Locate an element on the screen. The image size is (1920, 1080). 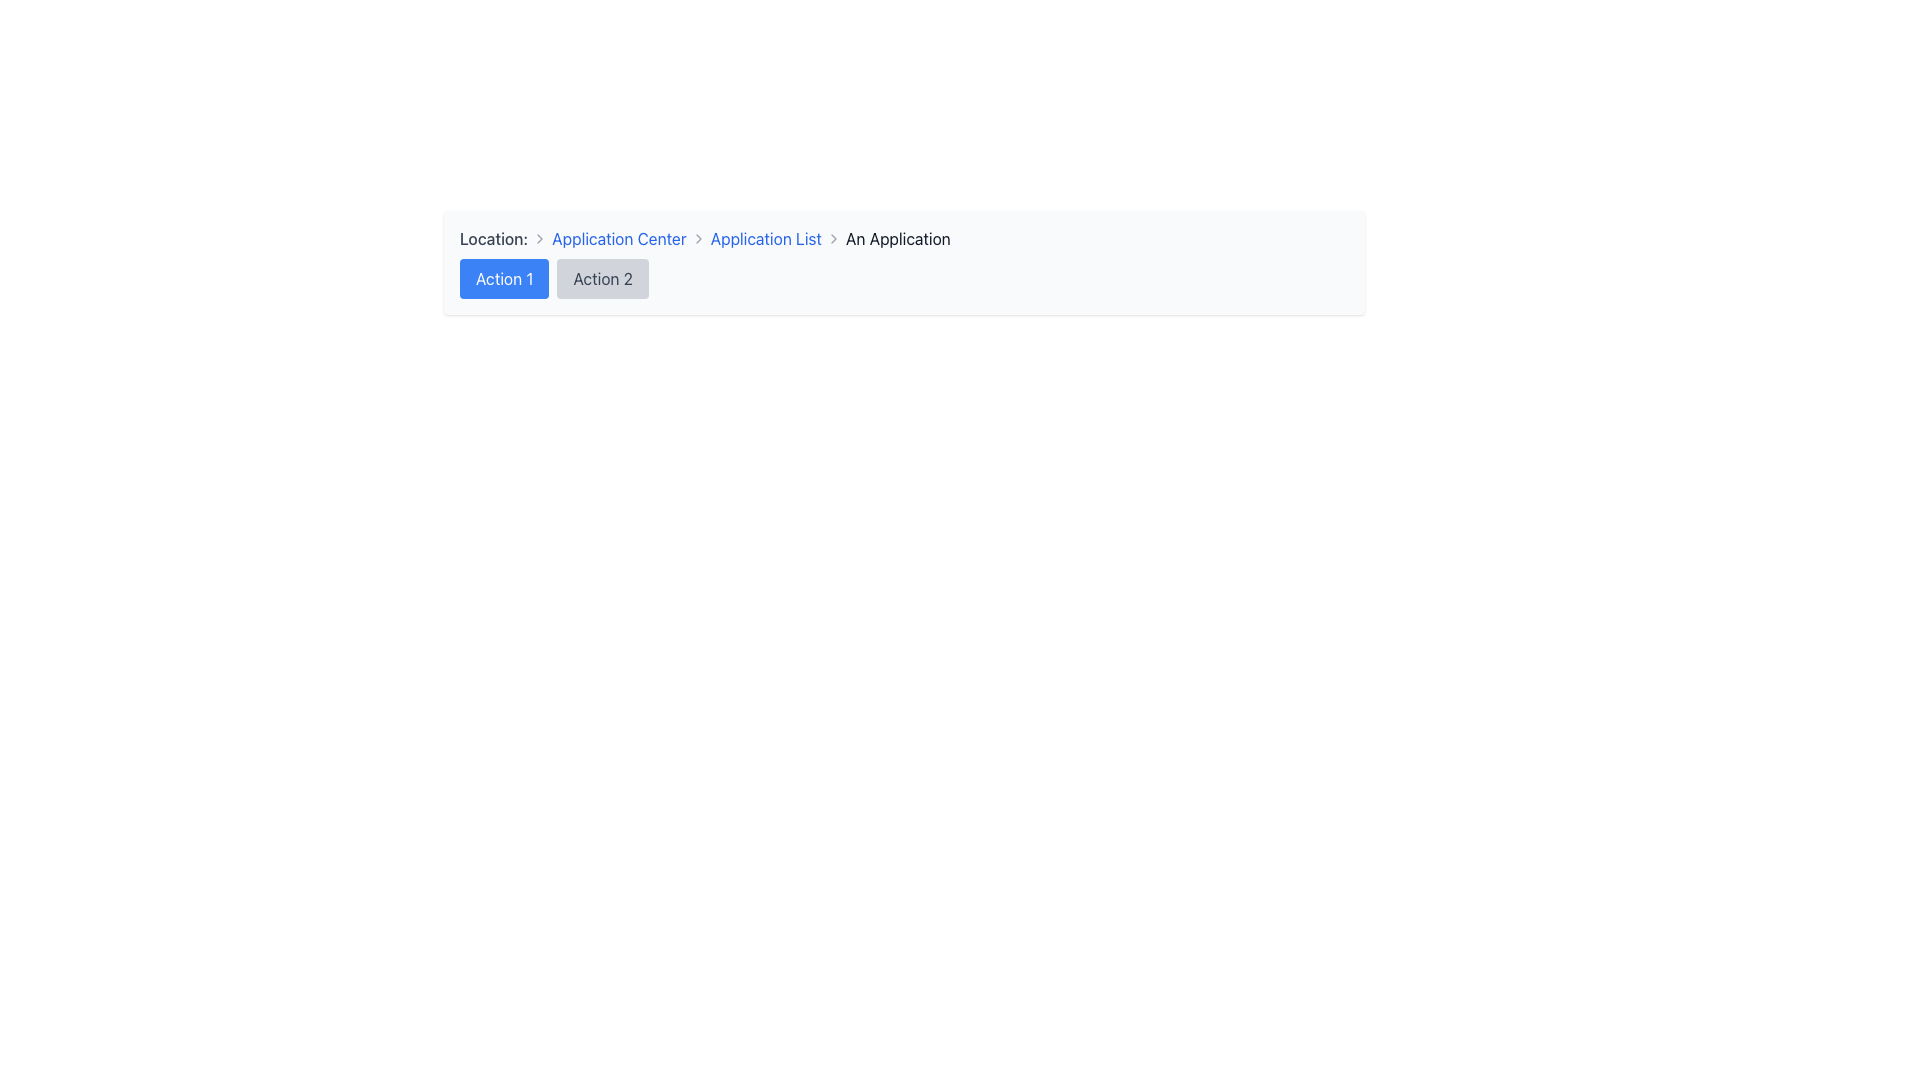
the first rightwards arrow separator in the breadcrumb navigation bar, which visually represents a separator between entries, located directly after the 'Location:' label is located at coordinates (540, 238).